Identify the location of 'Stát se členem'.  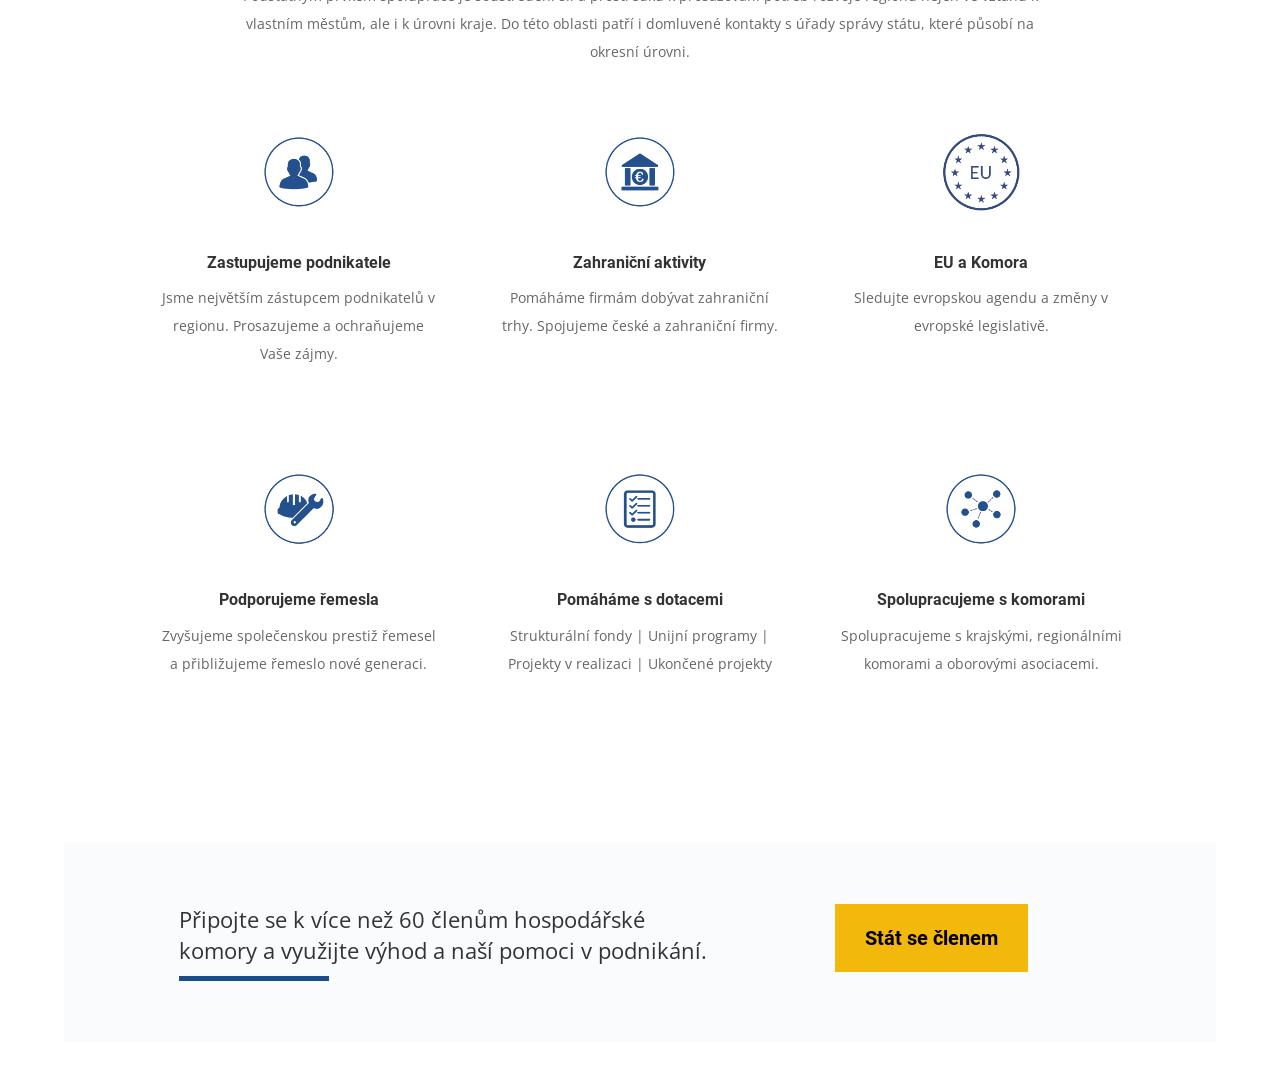
(930, 938).